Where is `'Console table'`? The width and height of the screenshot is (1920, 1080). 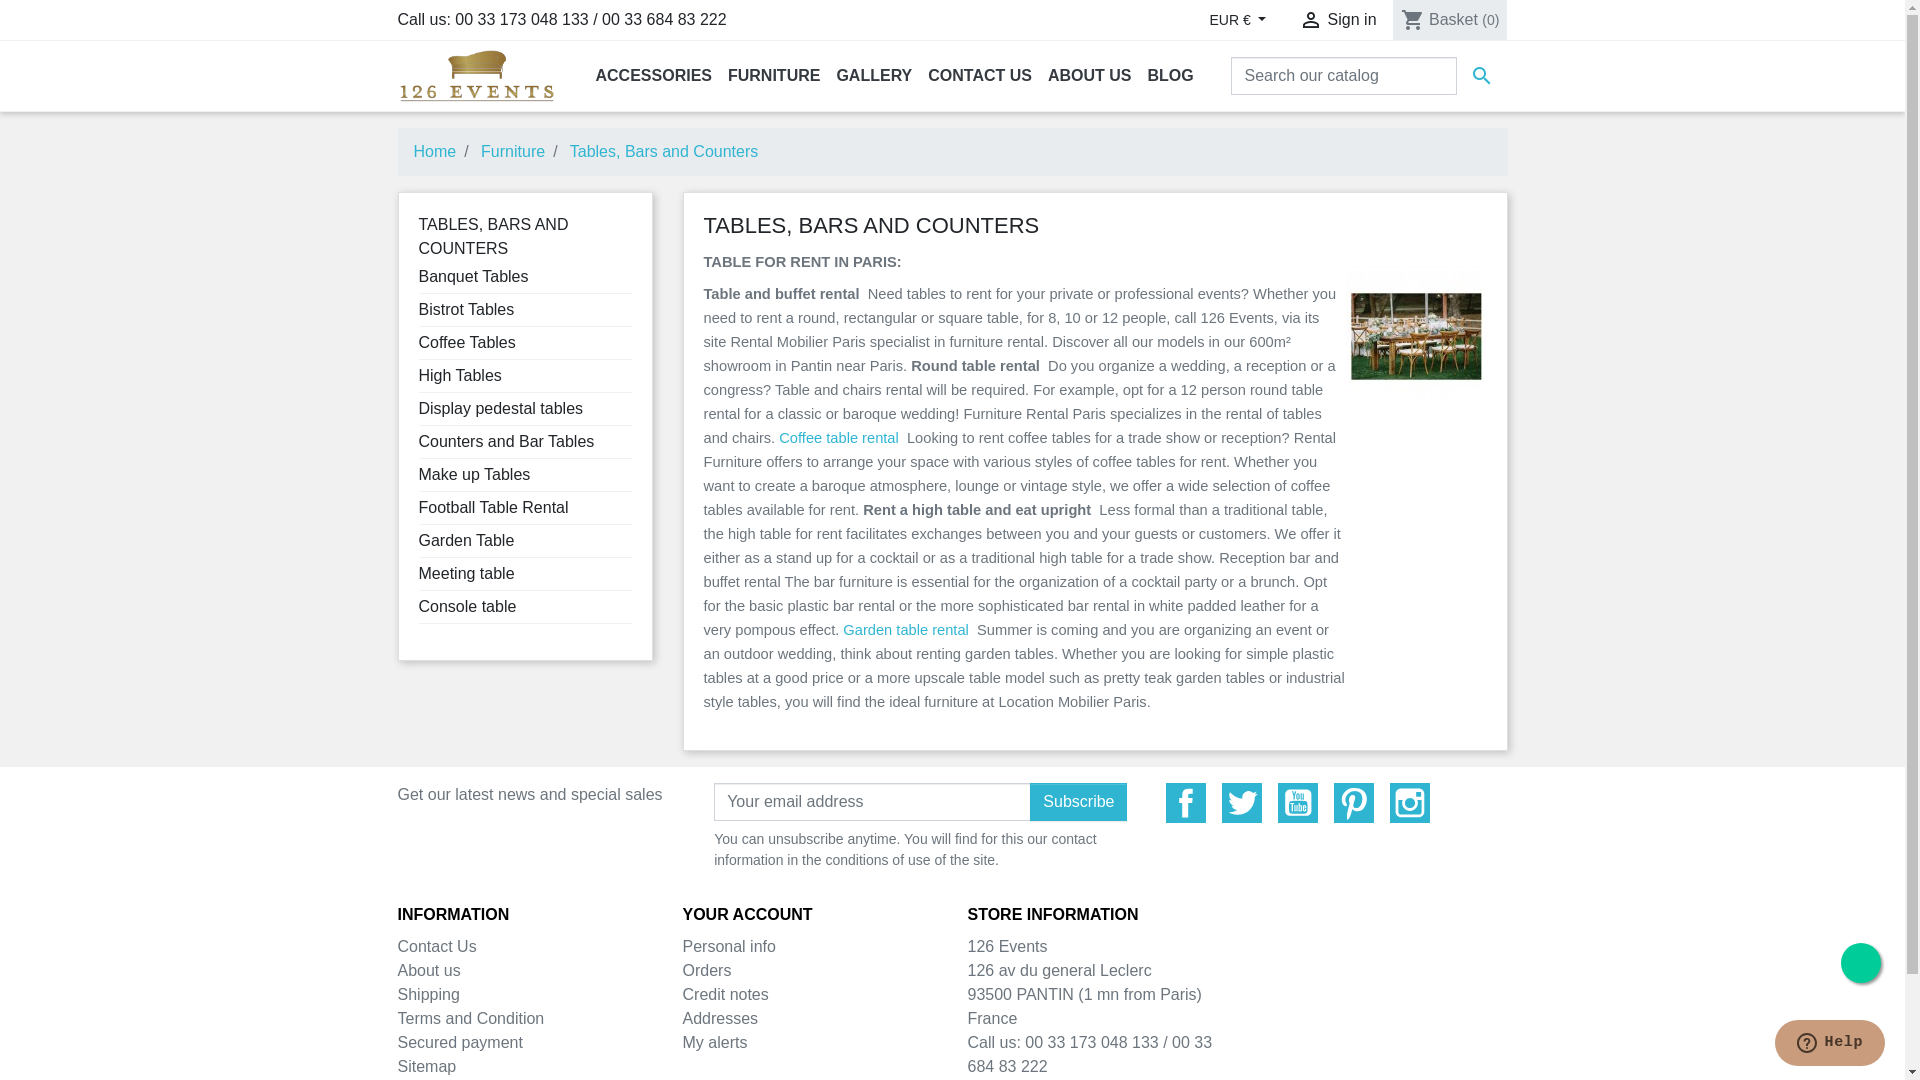 'Console table' is located at coordinates (416, 605).